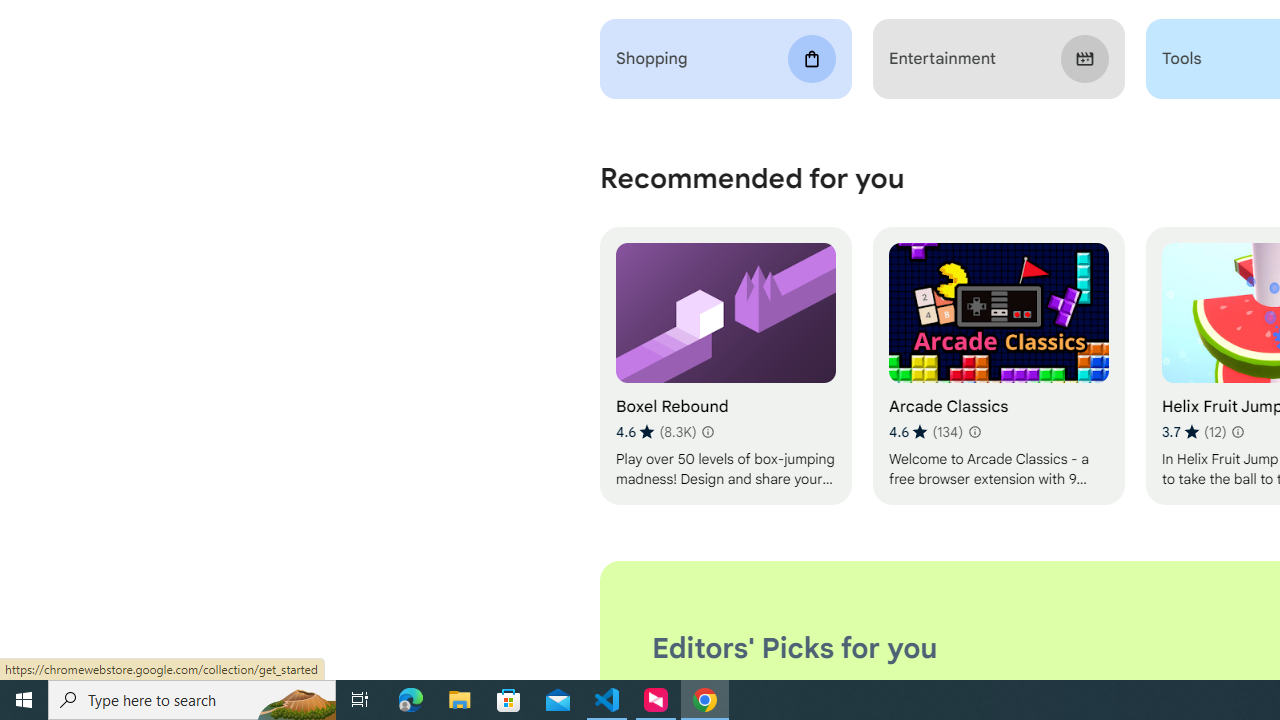  I want to click on 'Arcade Classics', so click(998, 366).